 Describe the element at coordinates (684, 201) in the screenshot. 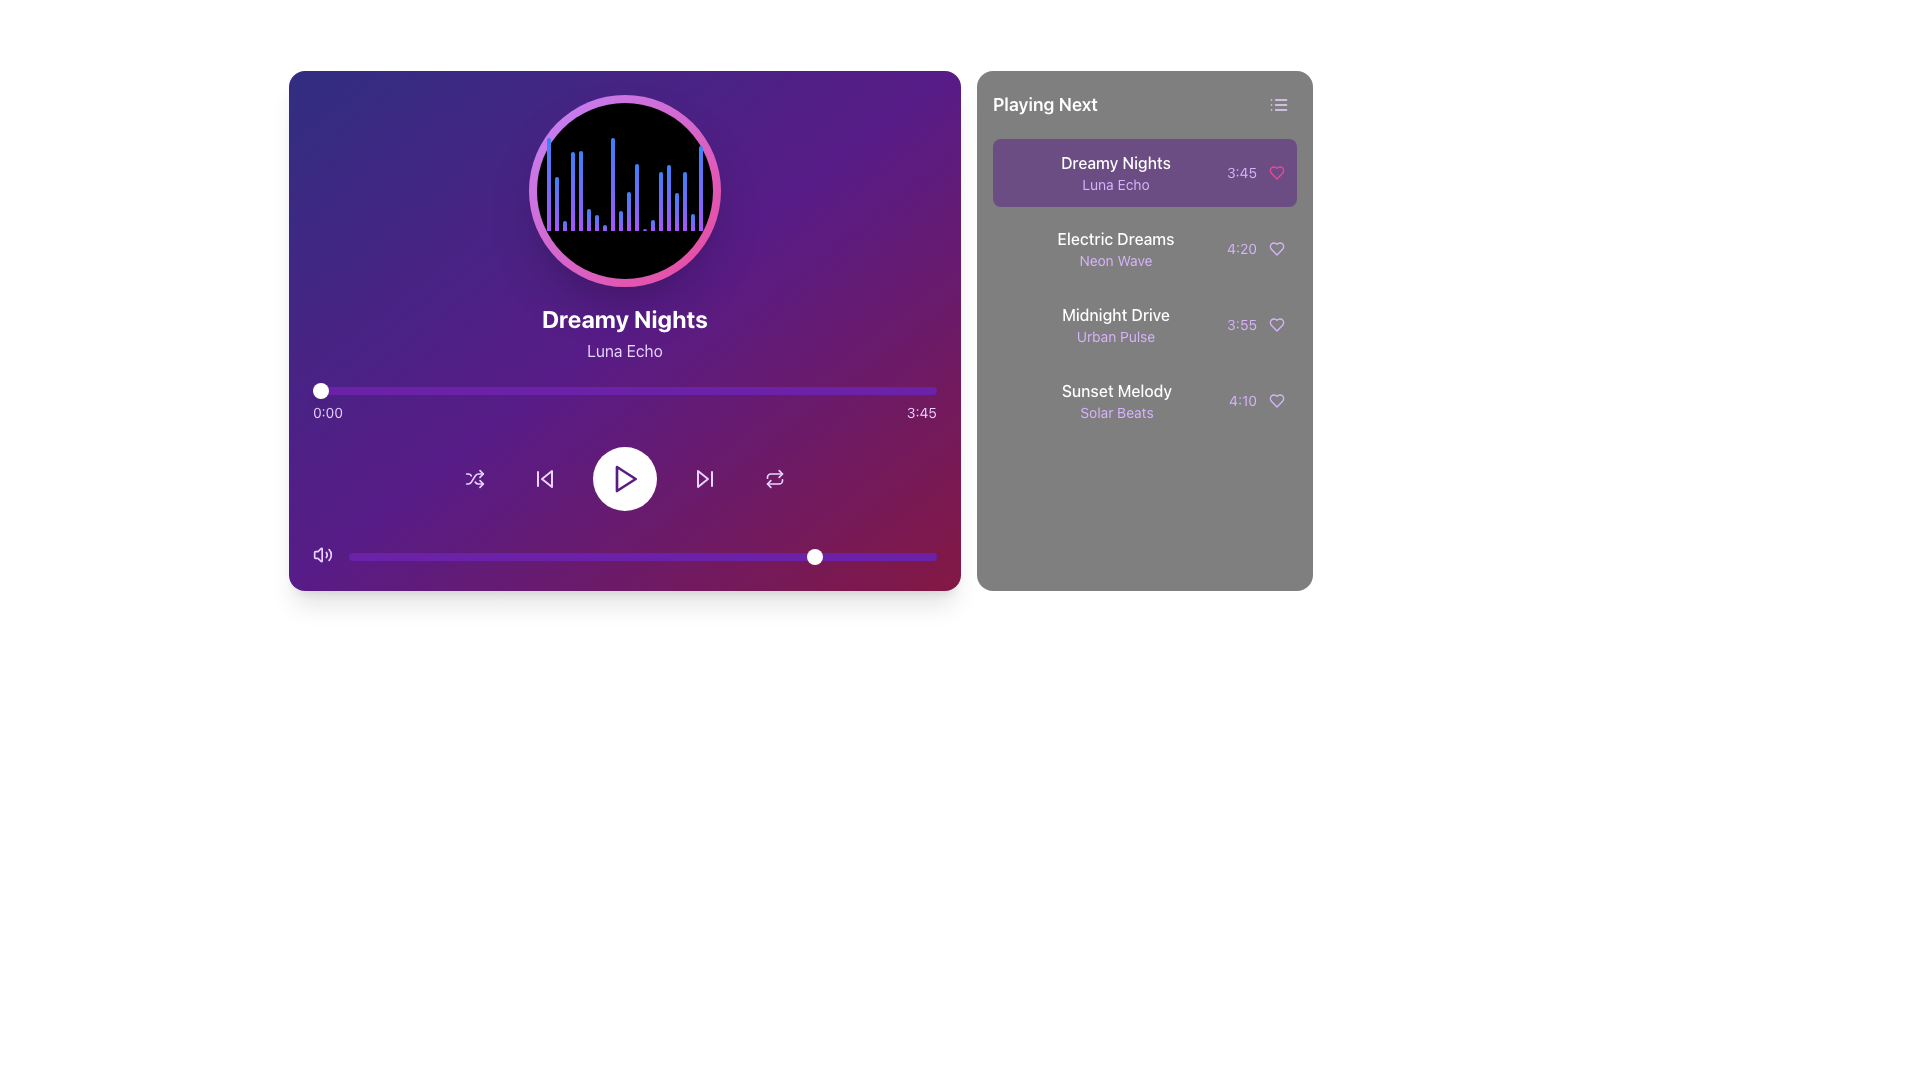

I see `the seventeenth vertical bar in the graphical chart, which features a gradient color from blue to purple and has a rounded top` at that location.